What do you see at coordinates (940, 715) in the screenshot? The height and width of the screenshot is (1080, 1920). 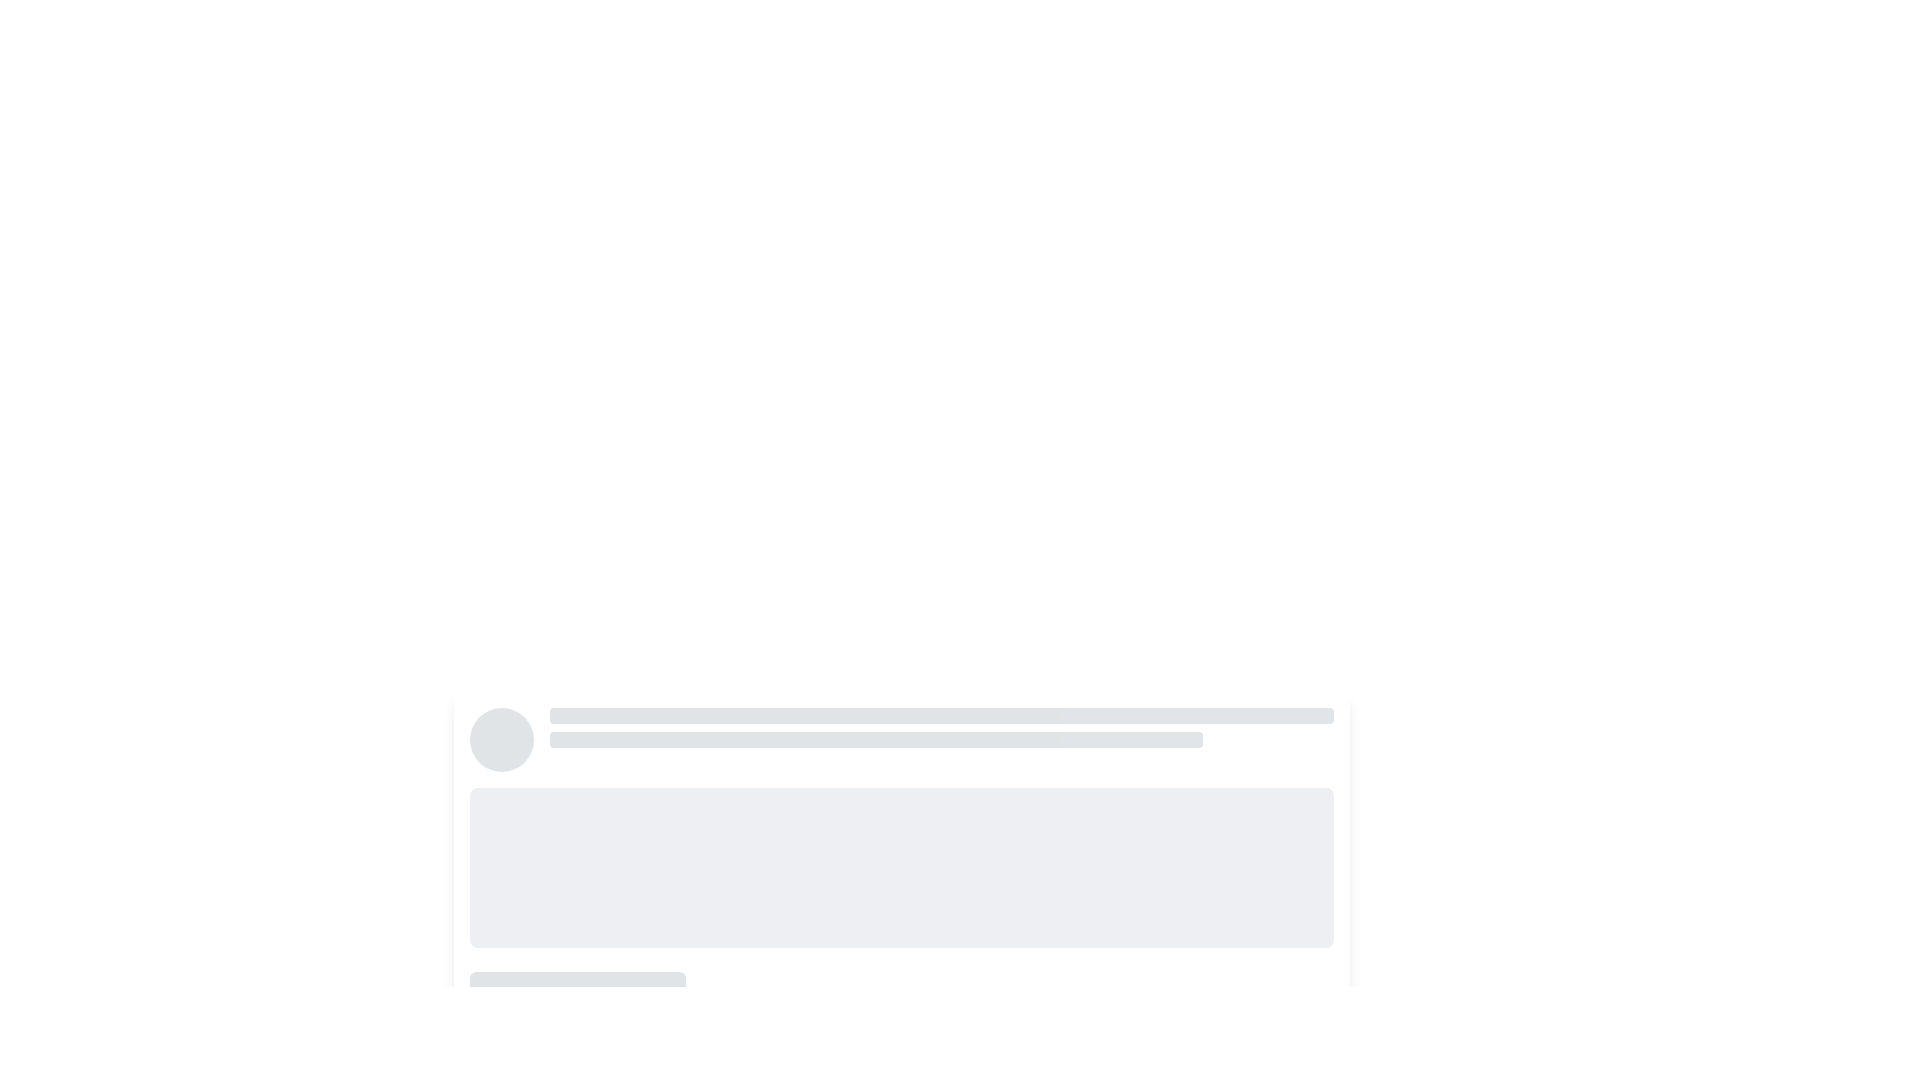 I see `the first placeholder or skeleton loader element that indicates content loading, positioned above another similar placeholder` at bounding box center [940, 715].